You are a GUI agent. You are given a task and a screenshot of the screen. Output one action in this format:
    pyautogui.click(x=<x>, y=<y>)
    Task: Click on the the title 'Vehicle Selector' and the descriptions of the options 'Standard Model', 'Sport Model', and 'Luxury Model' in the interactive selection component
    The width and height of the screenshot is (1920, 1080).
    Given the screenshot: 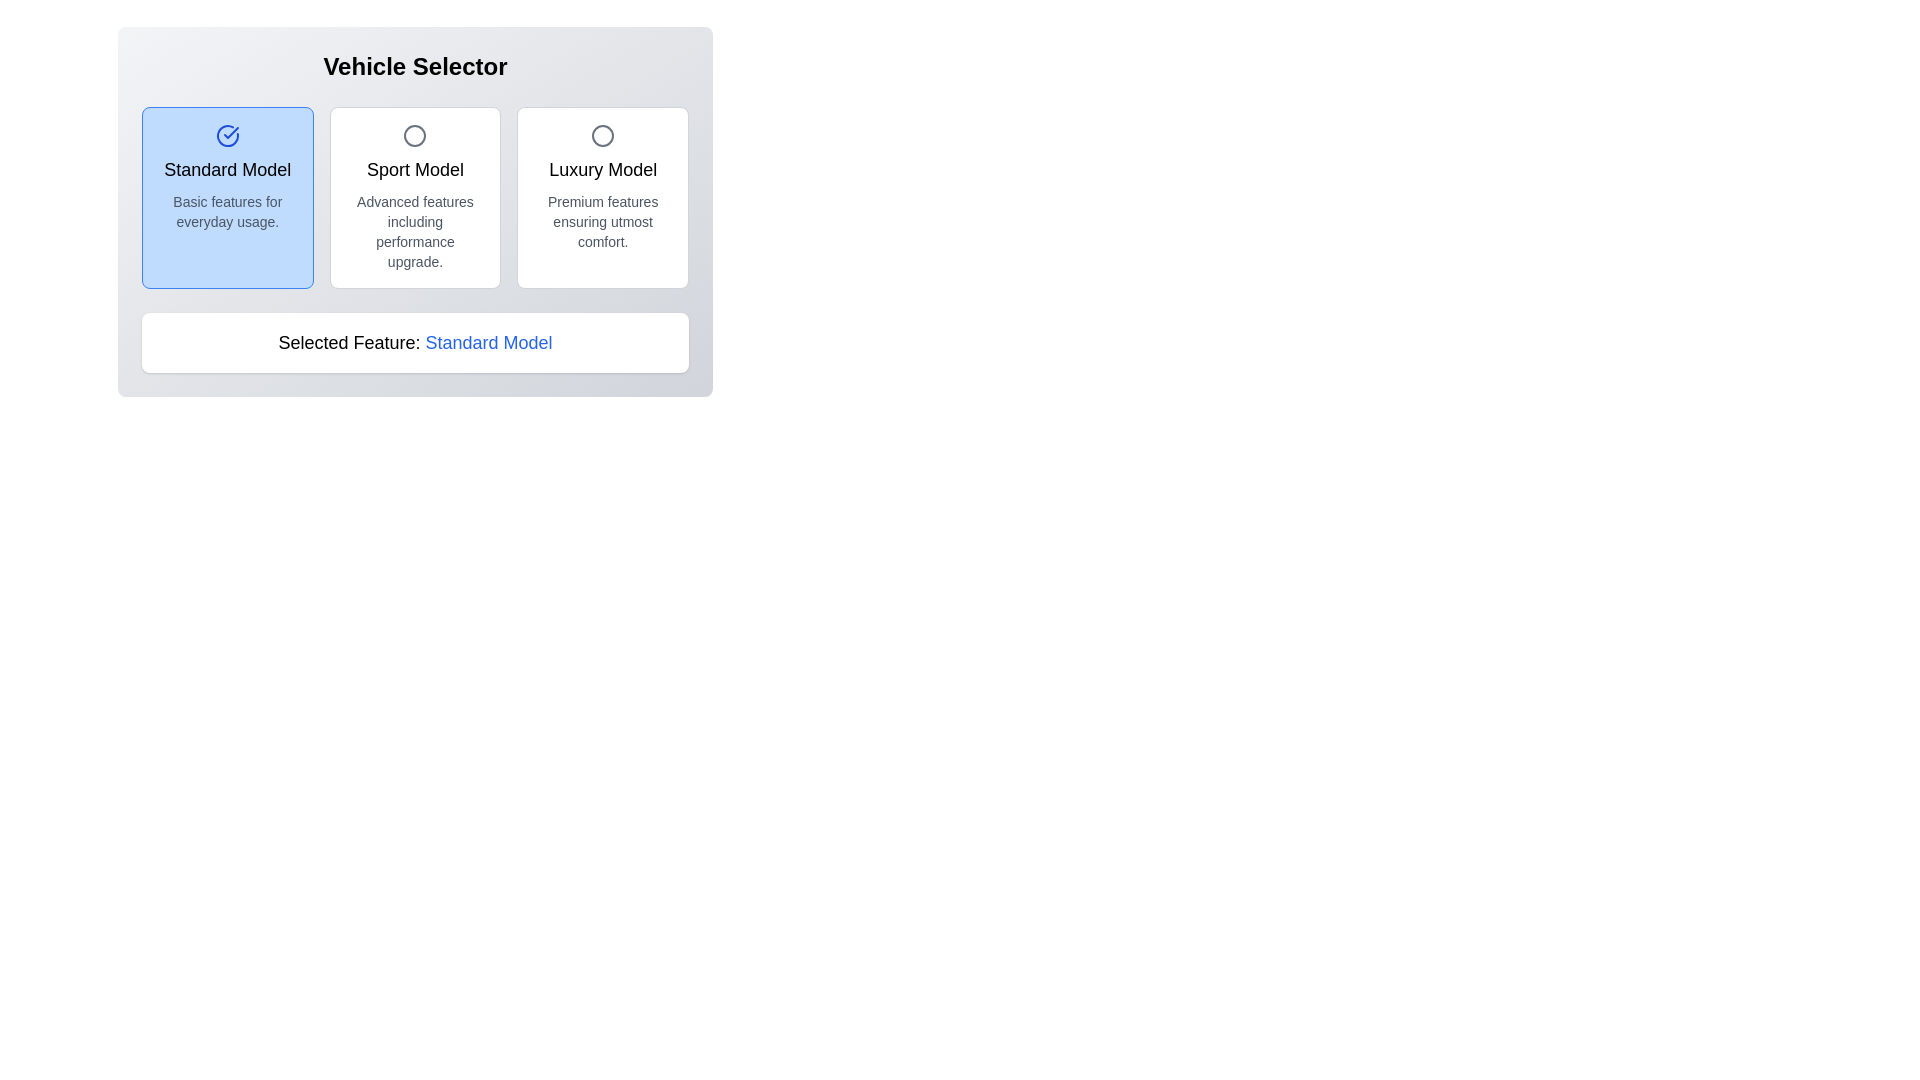 What is the action you would take?
    pyautogui.click(x=414, y=212)
    